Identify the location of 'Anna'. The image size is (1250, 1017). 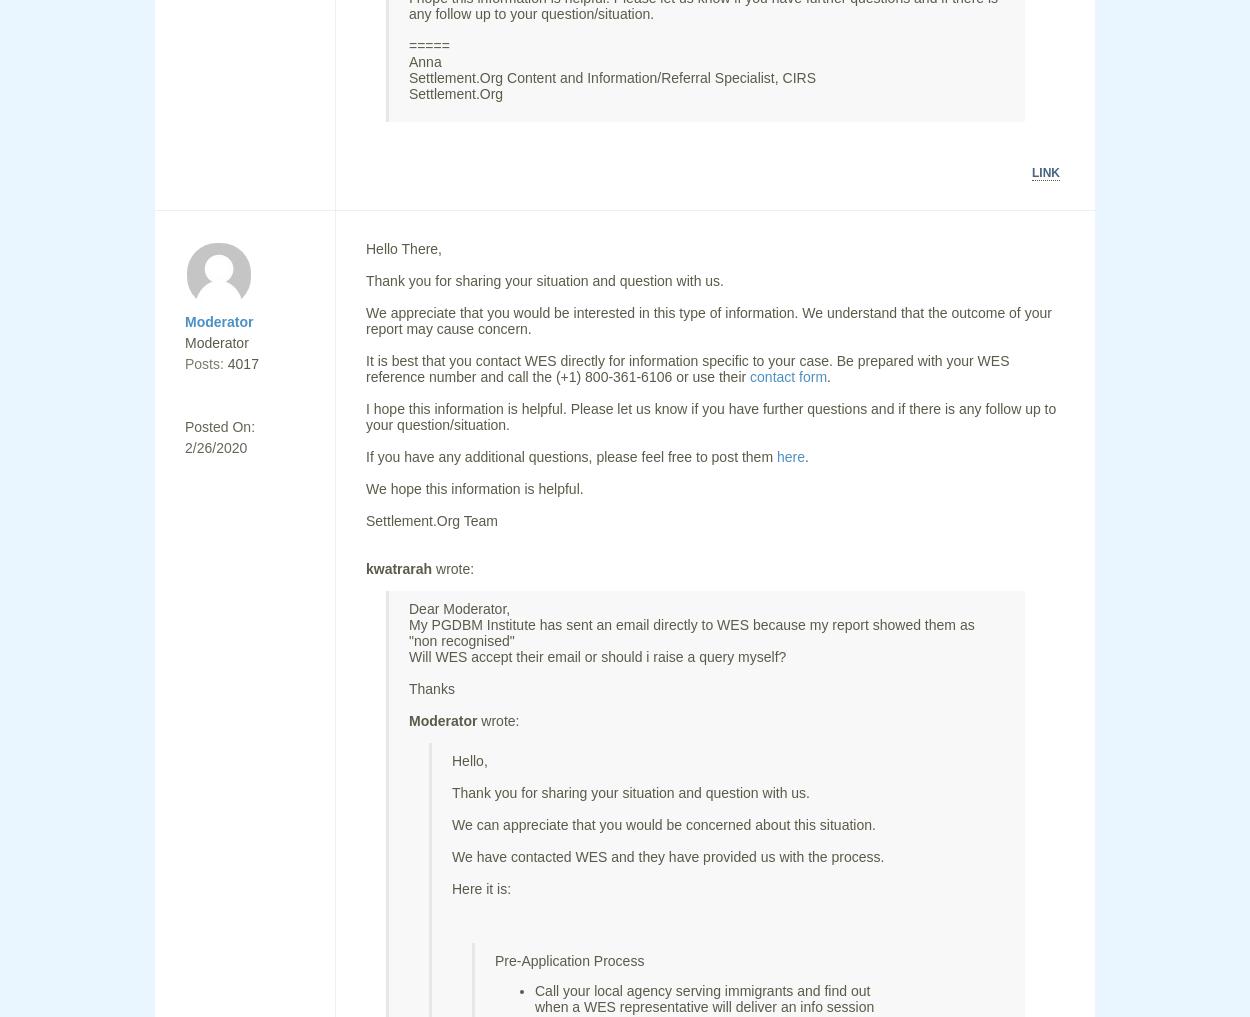
(425, 62).